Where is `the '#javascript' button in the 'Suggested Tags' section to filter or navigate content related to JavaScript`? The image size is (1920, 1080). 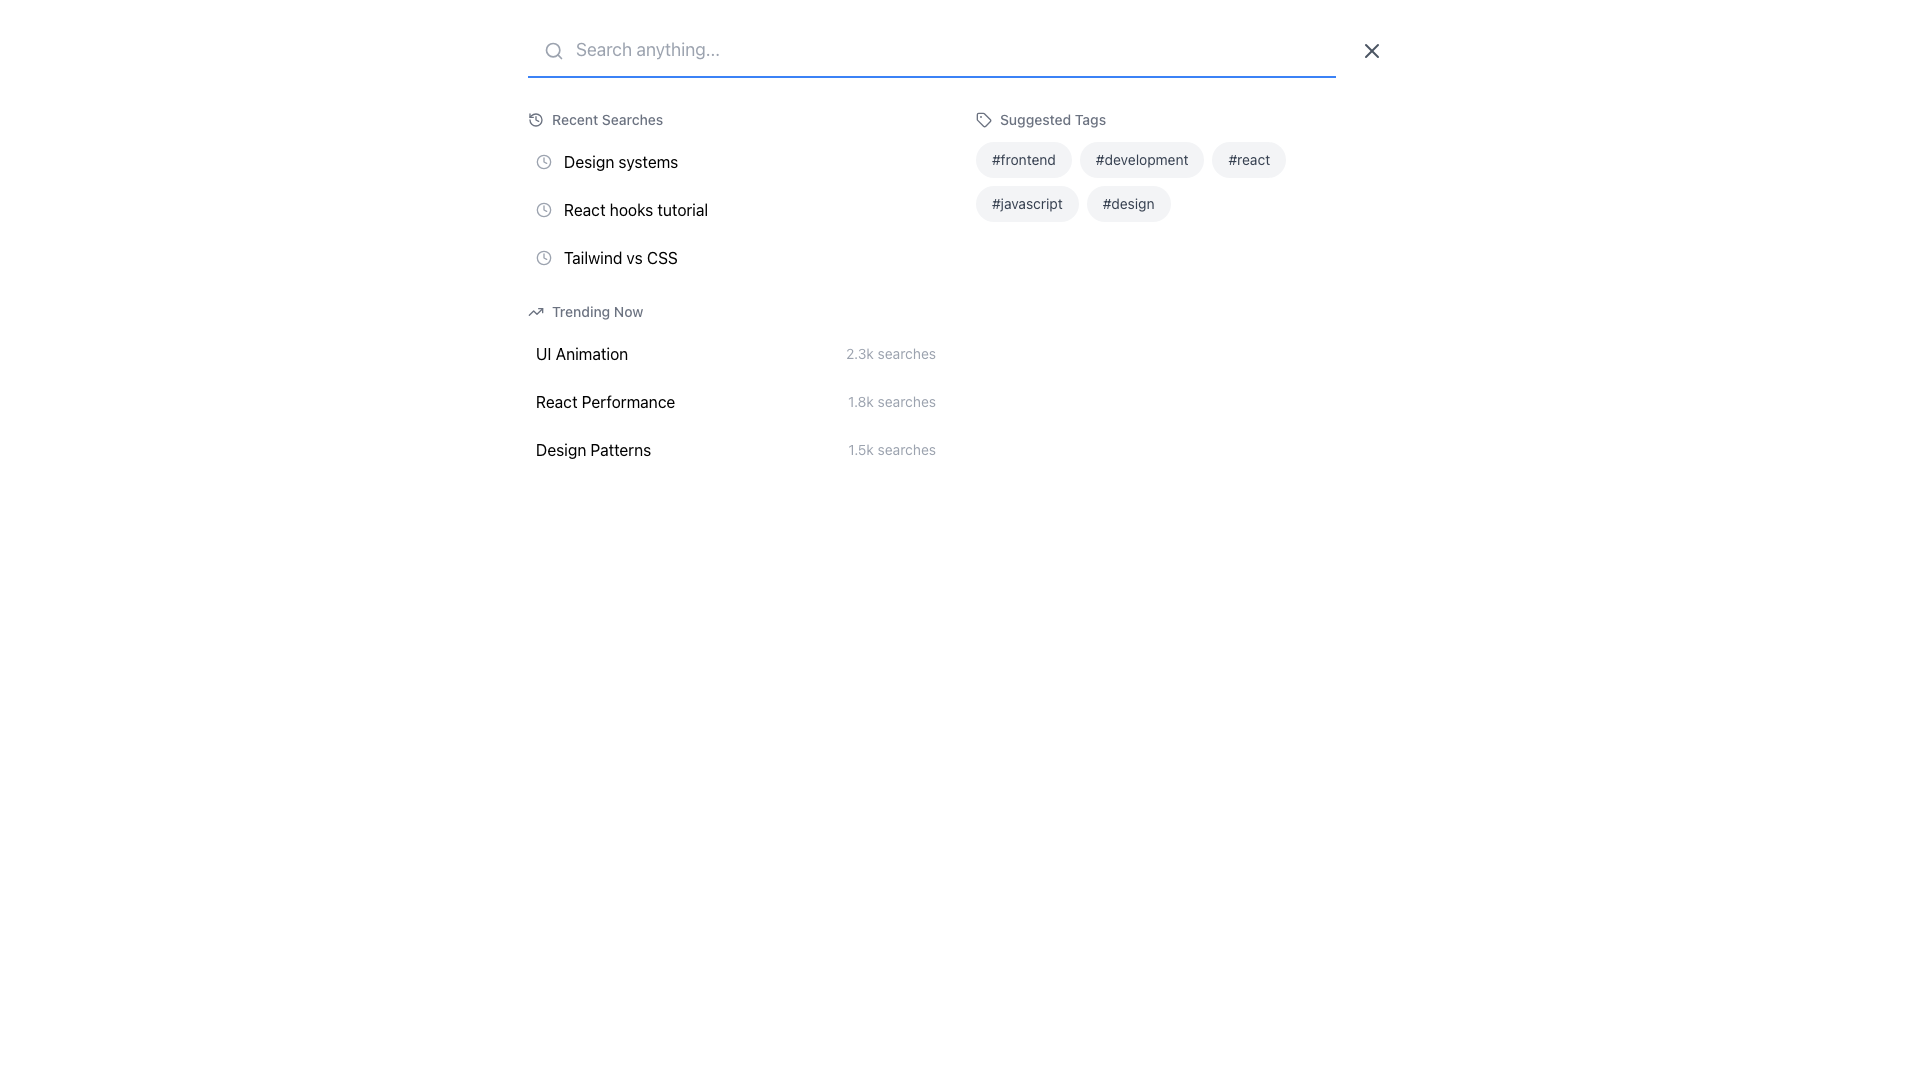 the '#javascript' button in the 'Suggested Tags' section to filter or navigate content related to JavaScript is located at coordinates (1027, 204).